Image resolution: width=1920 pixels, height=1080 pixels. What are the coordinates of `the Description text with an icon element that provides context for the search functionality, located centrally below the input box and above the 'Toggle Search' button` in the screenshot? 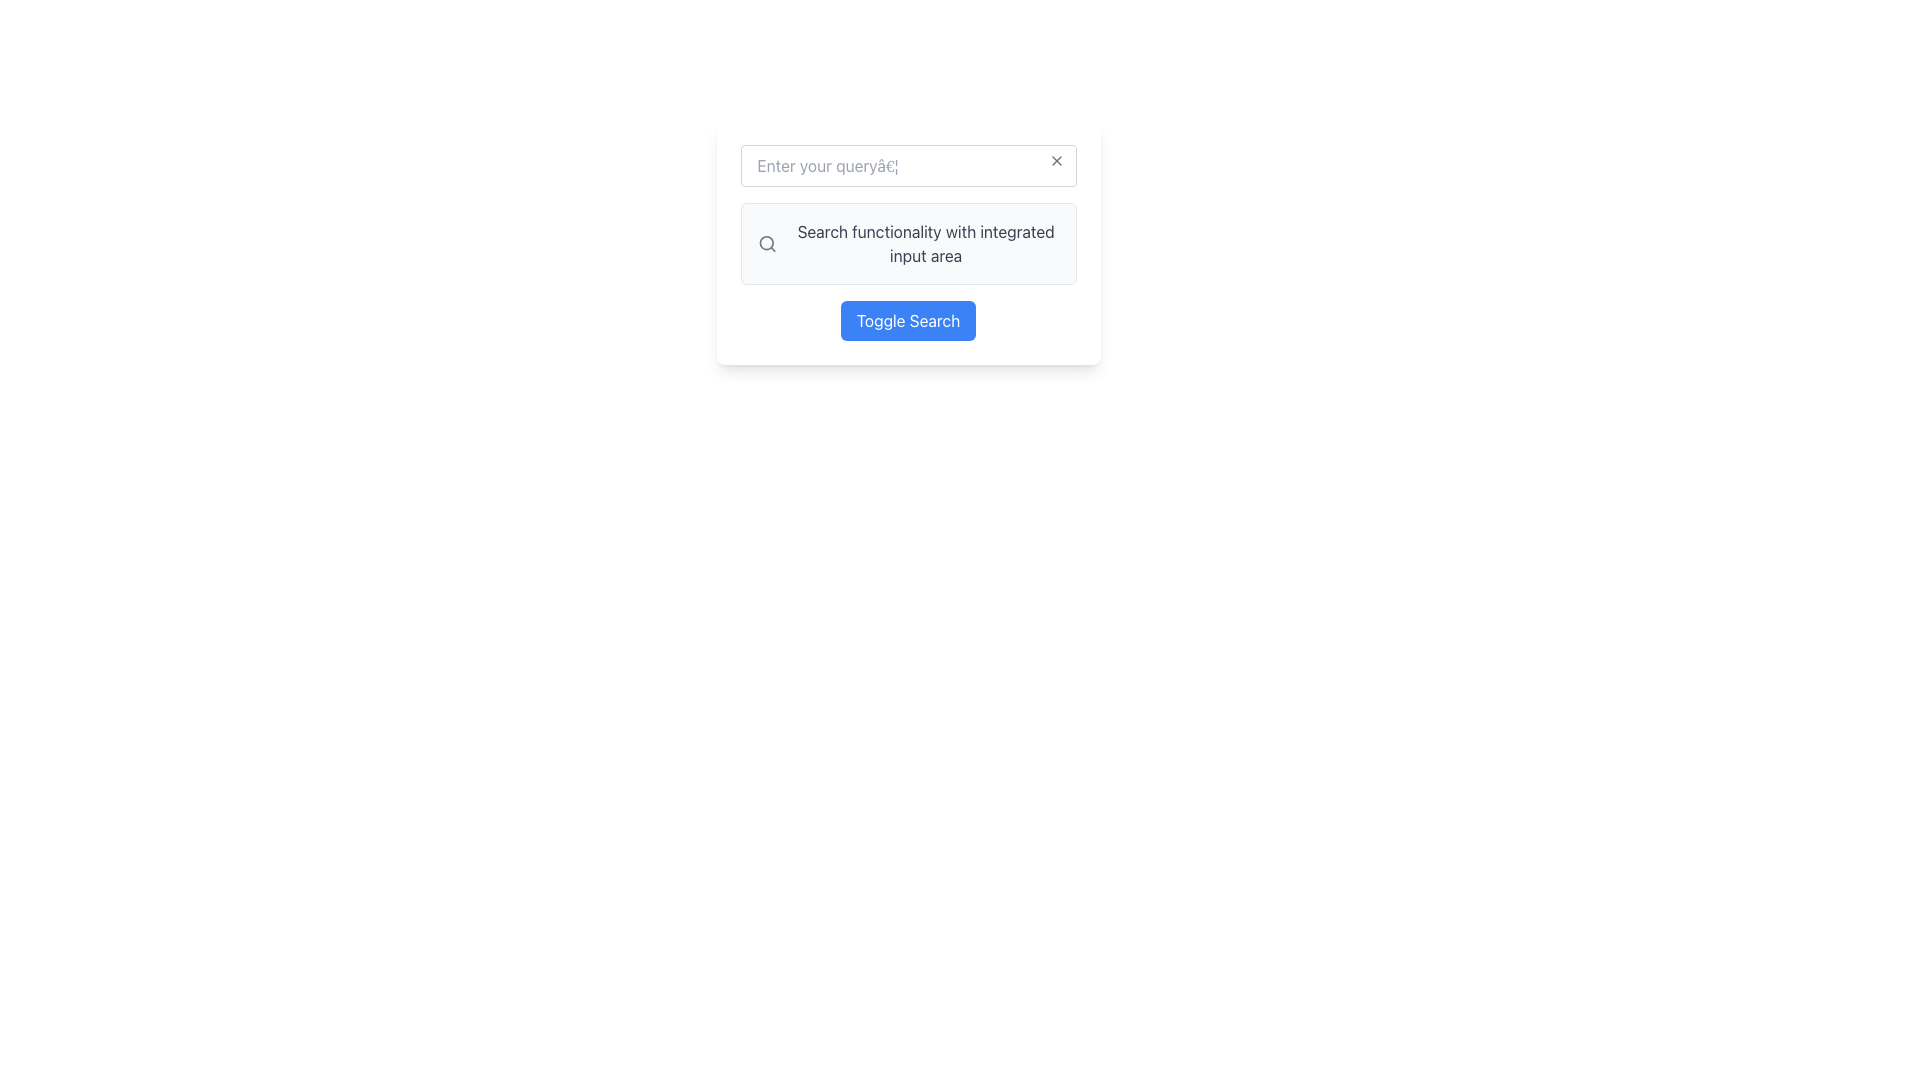 It's located at (907, 242).